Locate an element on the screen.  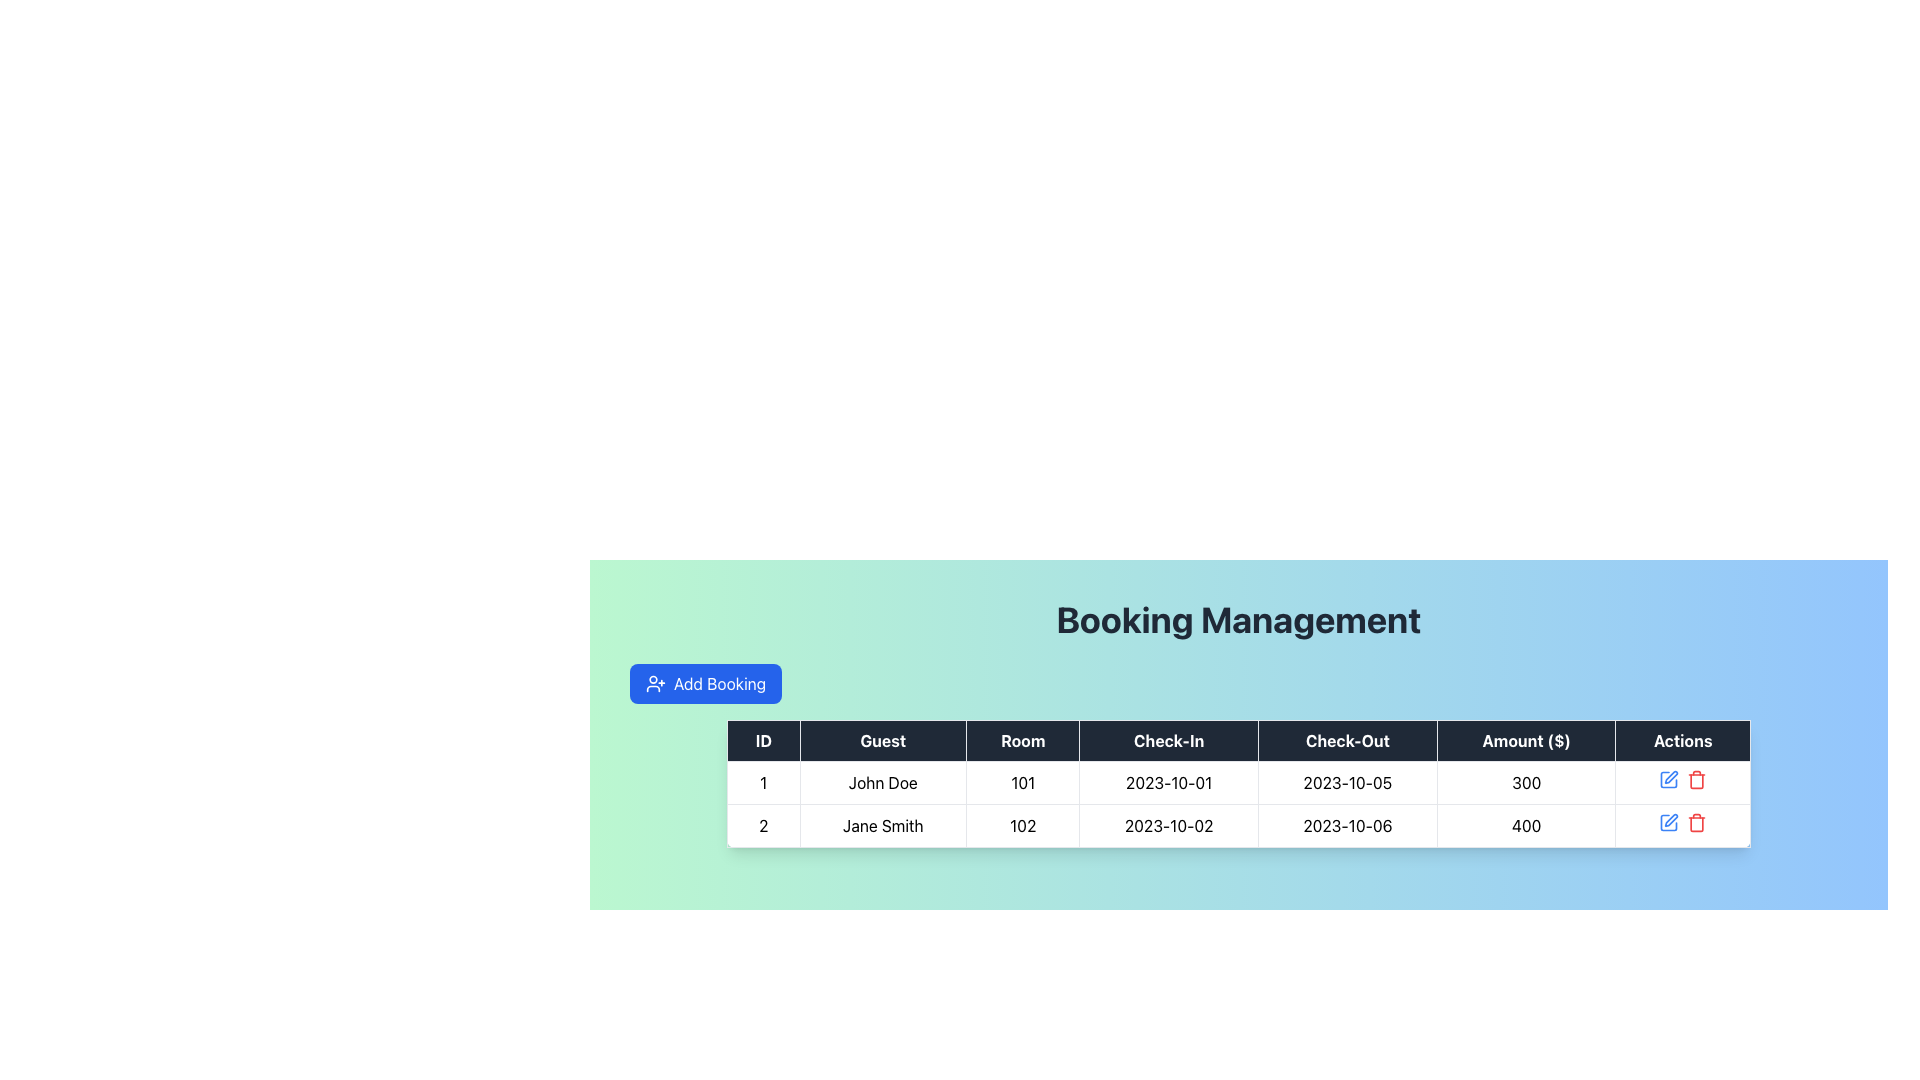
the interactive icon button located in the 'Actions' column of the booking management table for the first row is located at coordinates (1669, 778).